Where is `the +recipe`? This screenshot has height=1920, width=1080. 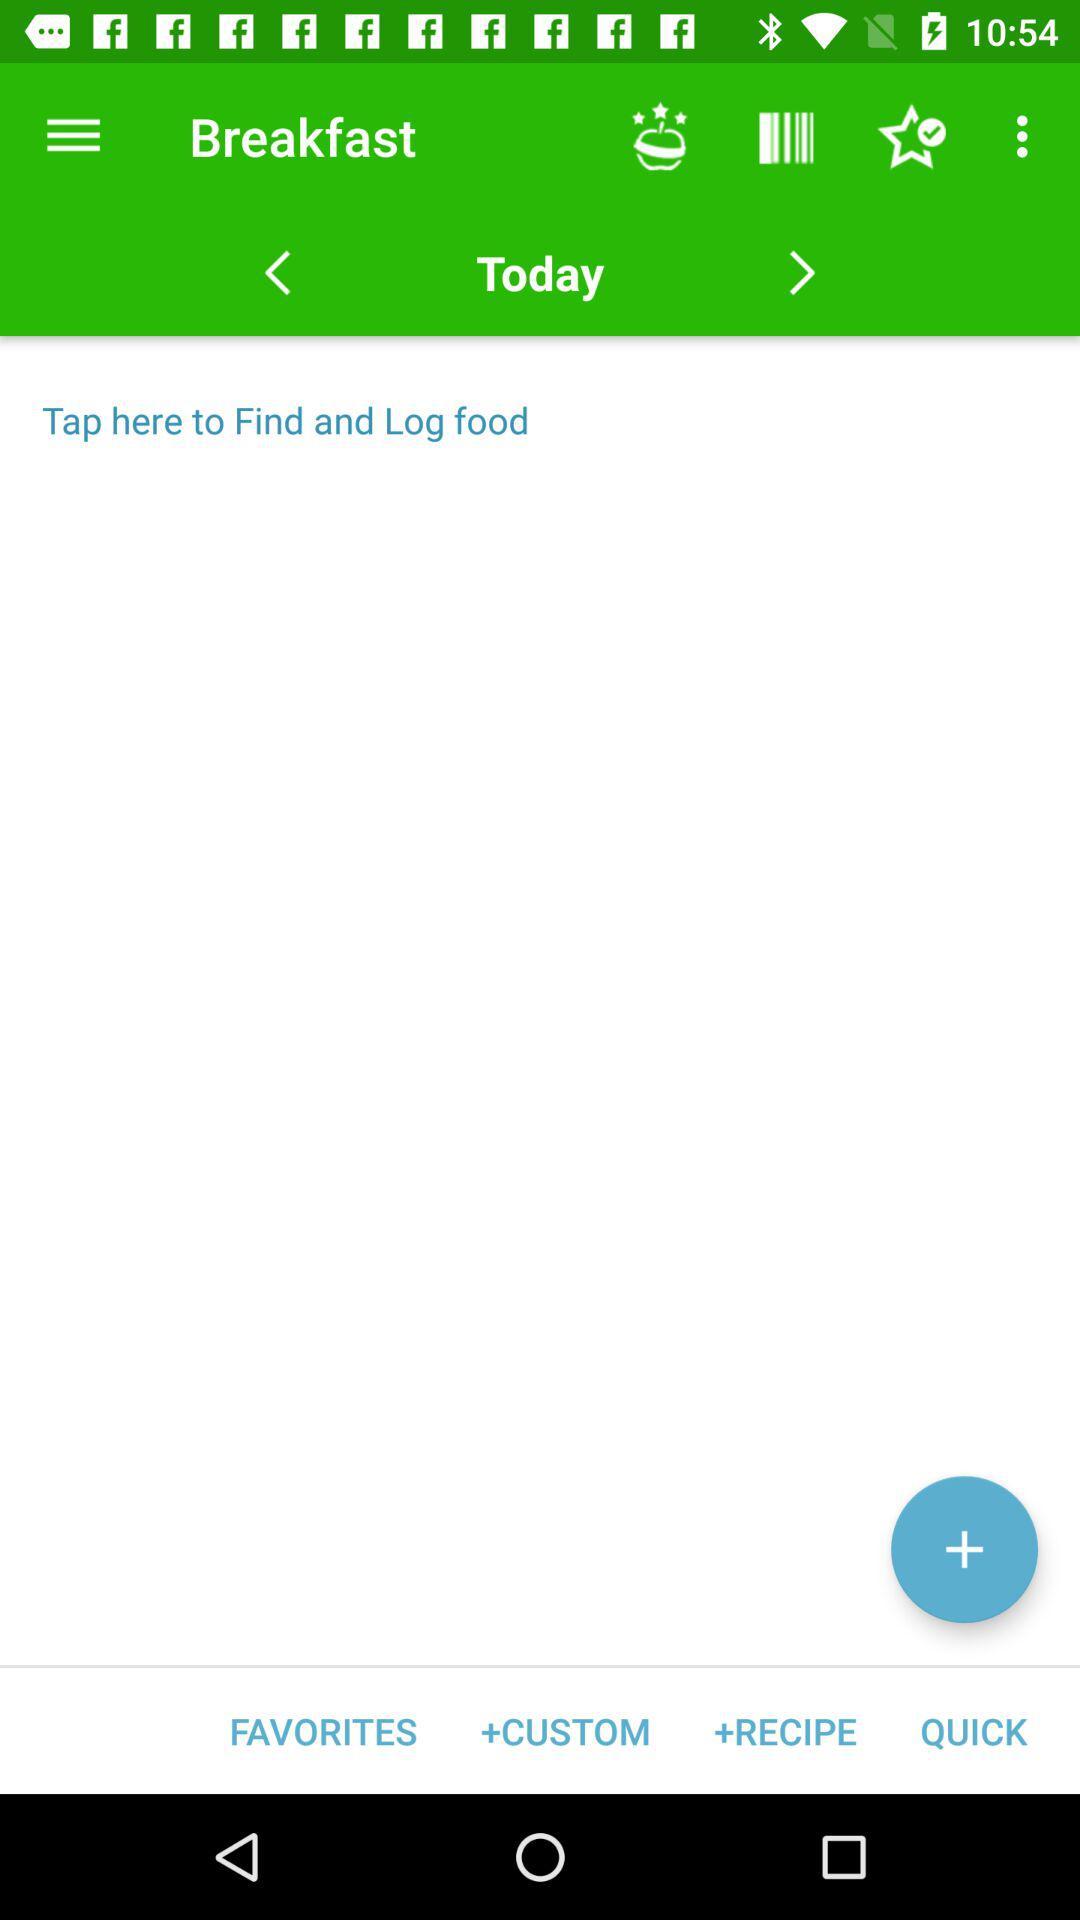 the +recipe is located at coordinates (784, 1730).